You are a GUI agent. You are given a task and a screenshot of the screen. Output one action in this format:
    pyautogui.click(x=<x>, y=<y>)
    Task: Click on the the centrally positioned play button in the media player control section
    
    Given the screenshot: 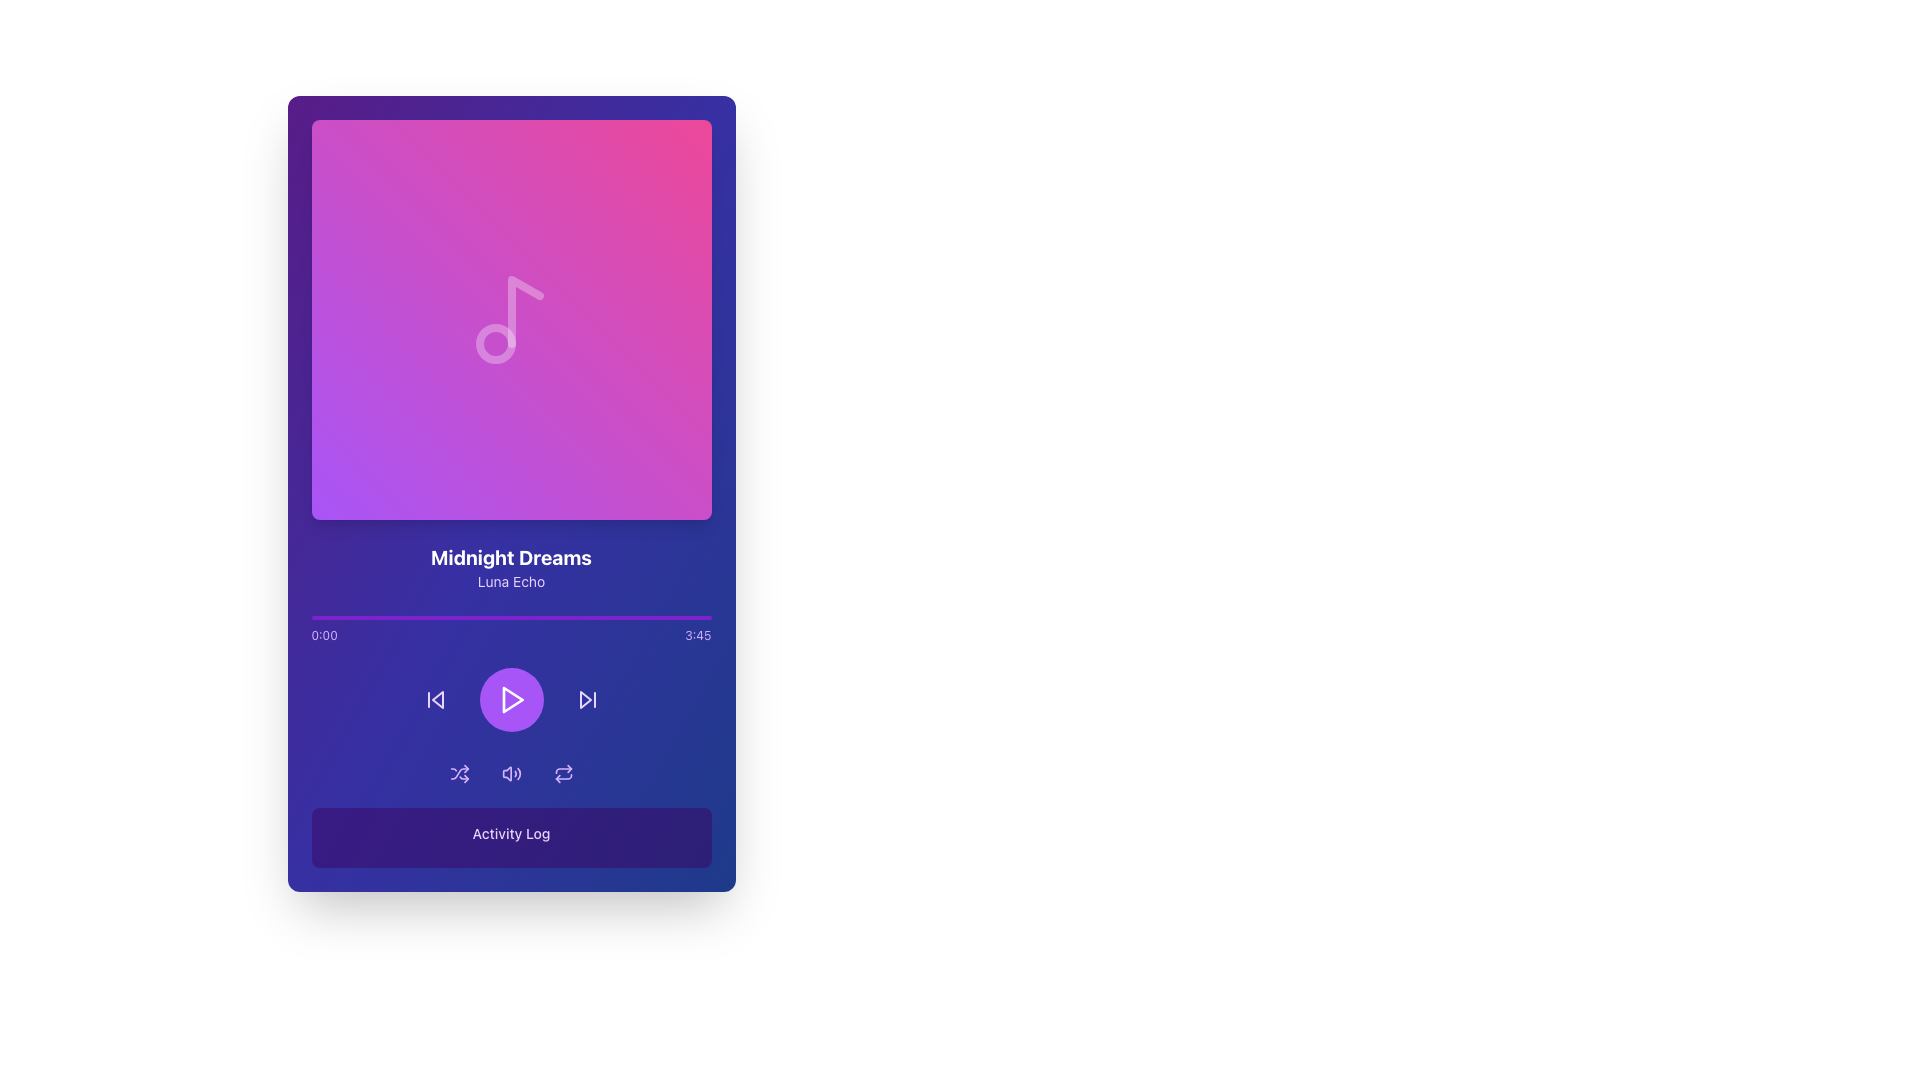 What is the action you would take?
    pyautogui.click(x=511, y=698)
    